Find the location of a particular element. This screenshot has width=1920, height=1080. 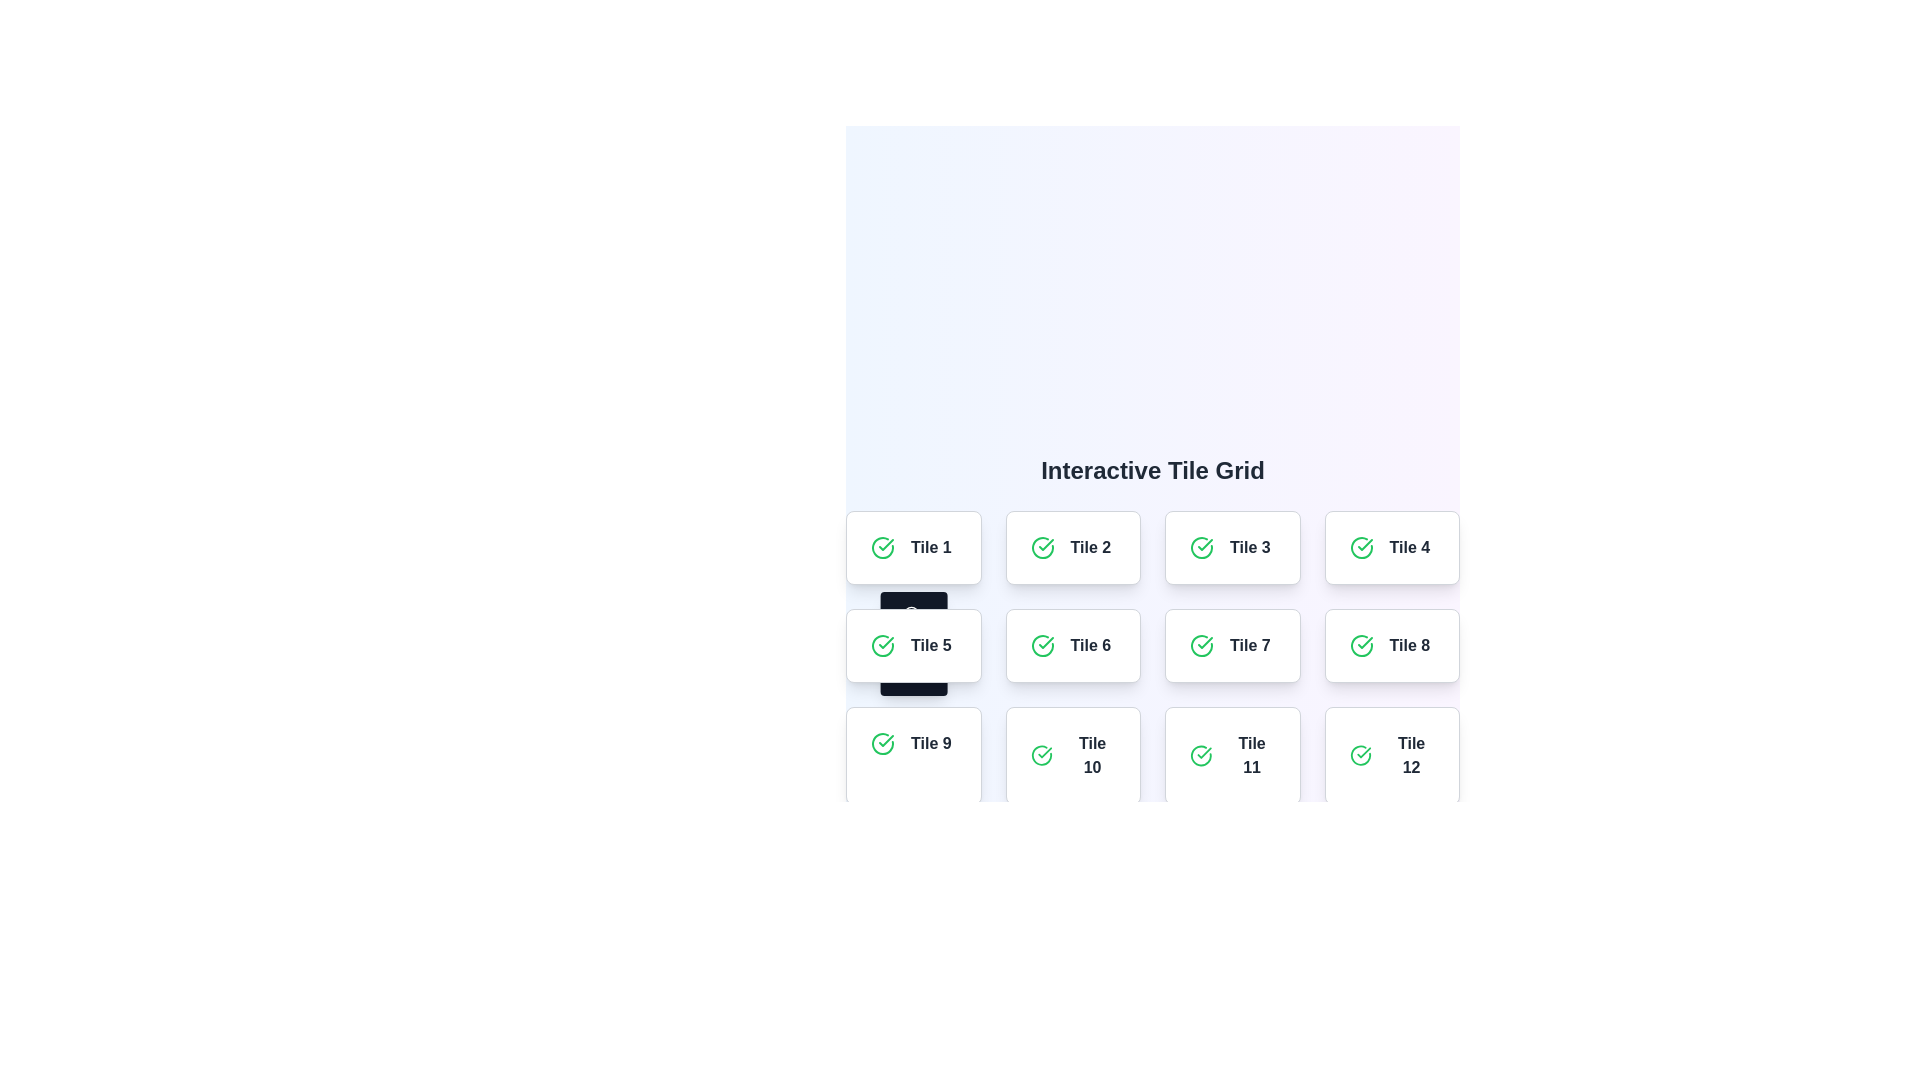

on the 'Tile 3' text label, which is styled with bold, dark gray text and is positioned on a white card in the interactive grid layout is located at coordinates (1248, 547).